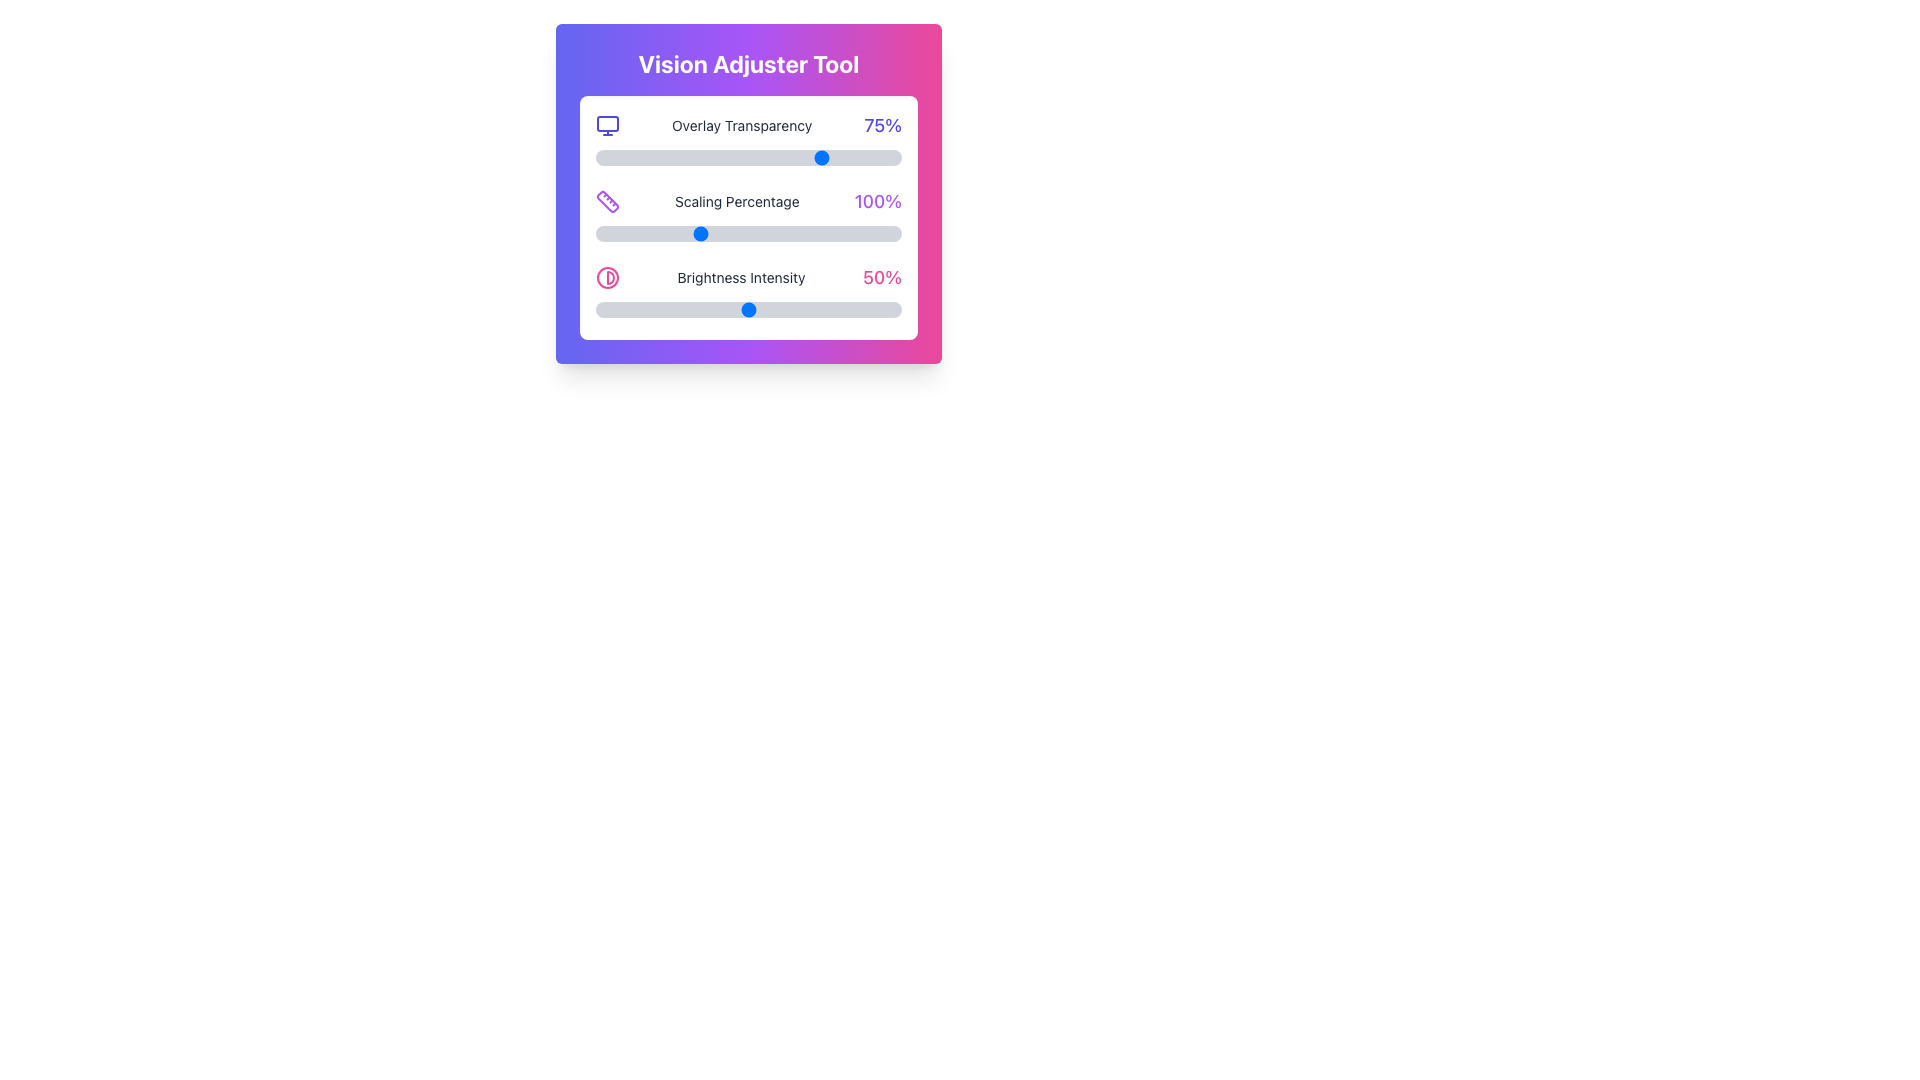 This screenshot has width=1920, height=1080. What do you see at coordinates (750, 233) in the screenshot?
I see `the scaling percentage` at bounding box center [750, 233].